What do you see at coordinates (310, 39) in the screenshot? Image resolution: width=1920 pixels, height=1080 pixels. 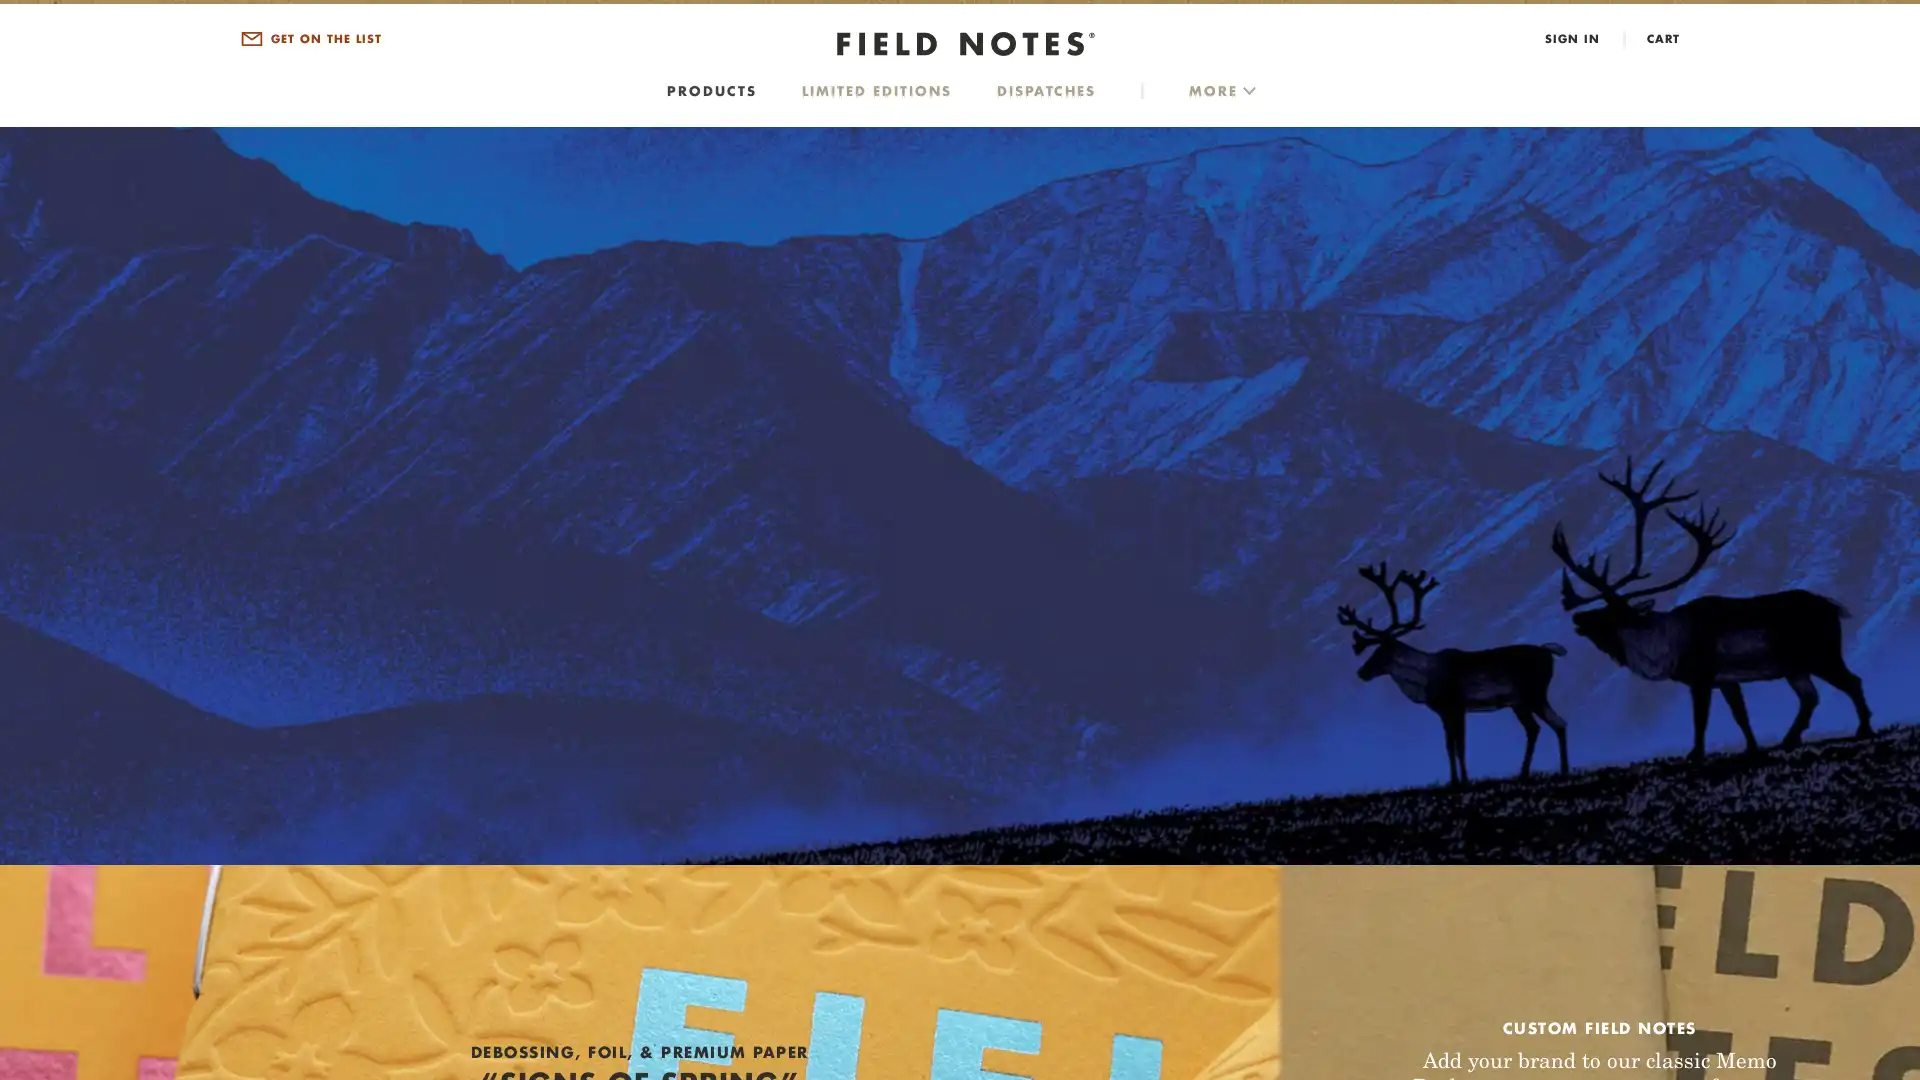 I see `GET ON THE LIST` at bounding box center [310, 39].